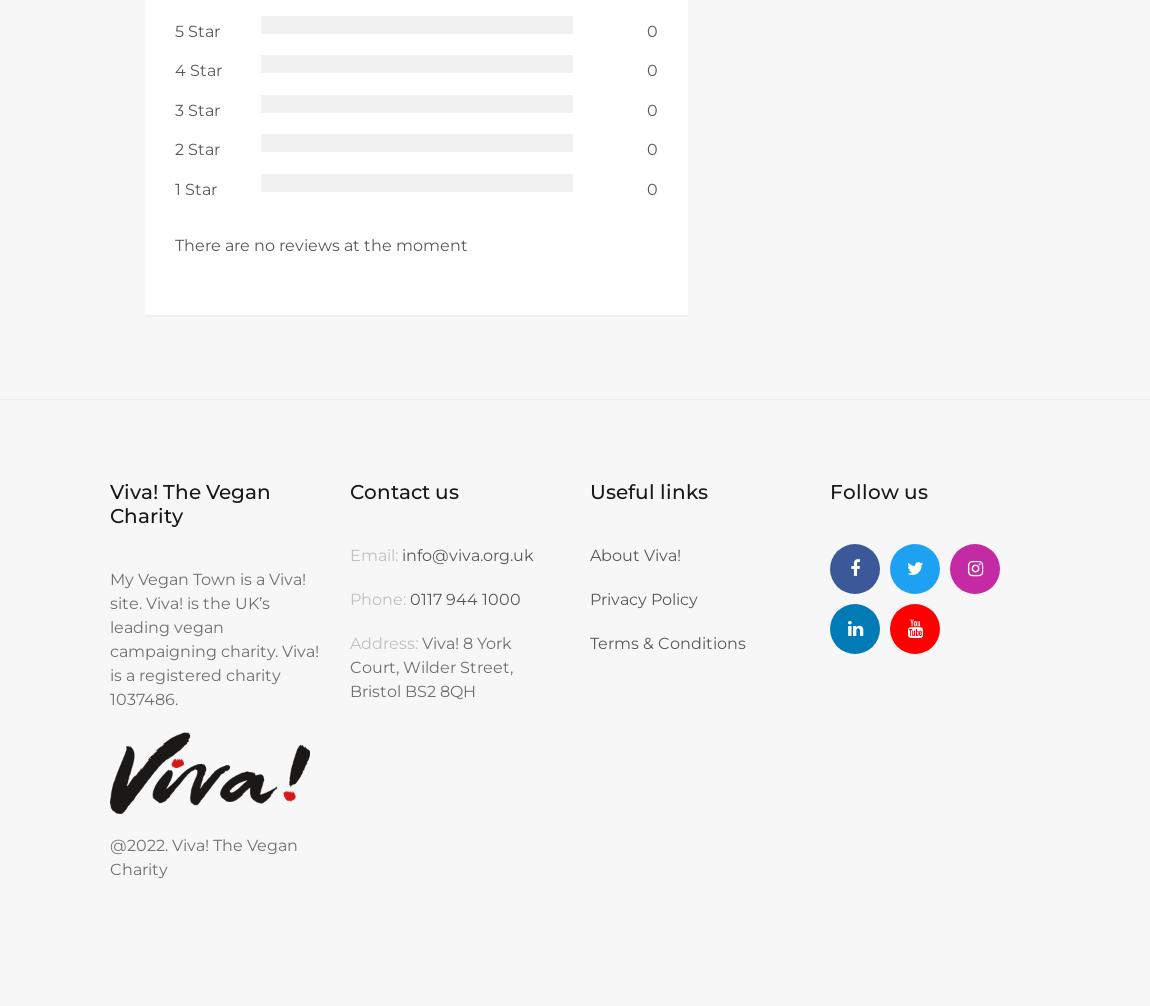 The height and width of the screenshot is (1006, 1150). I want to click on 'Useful links', so click(588, 491).